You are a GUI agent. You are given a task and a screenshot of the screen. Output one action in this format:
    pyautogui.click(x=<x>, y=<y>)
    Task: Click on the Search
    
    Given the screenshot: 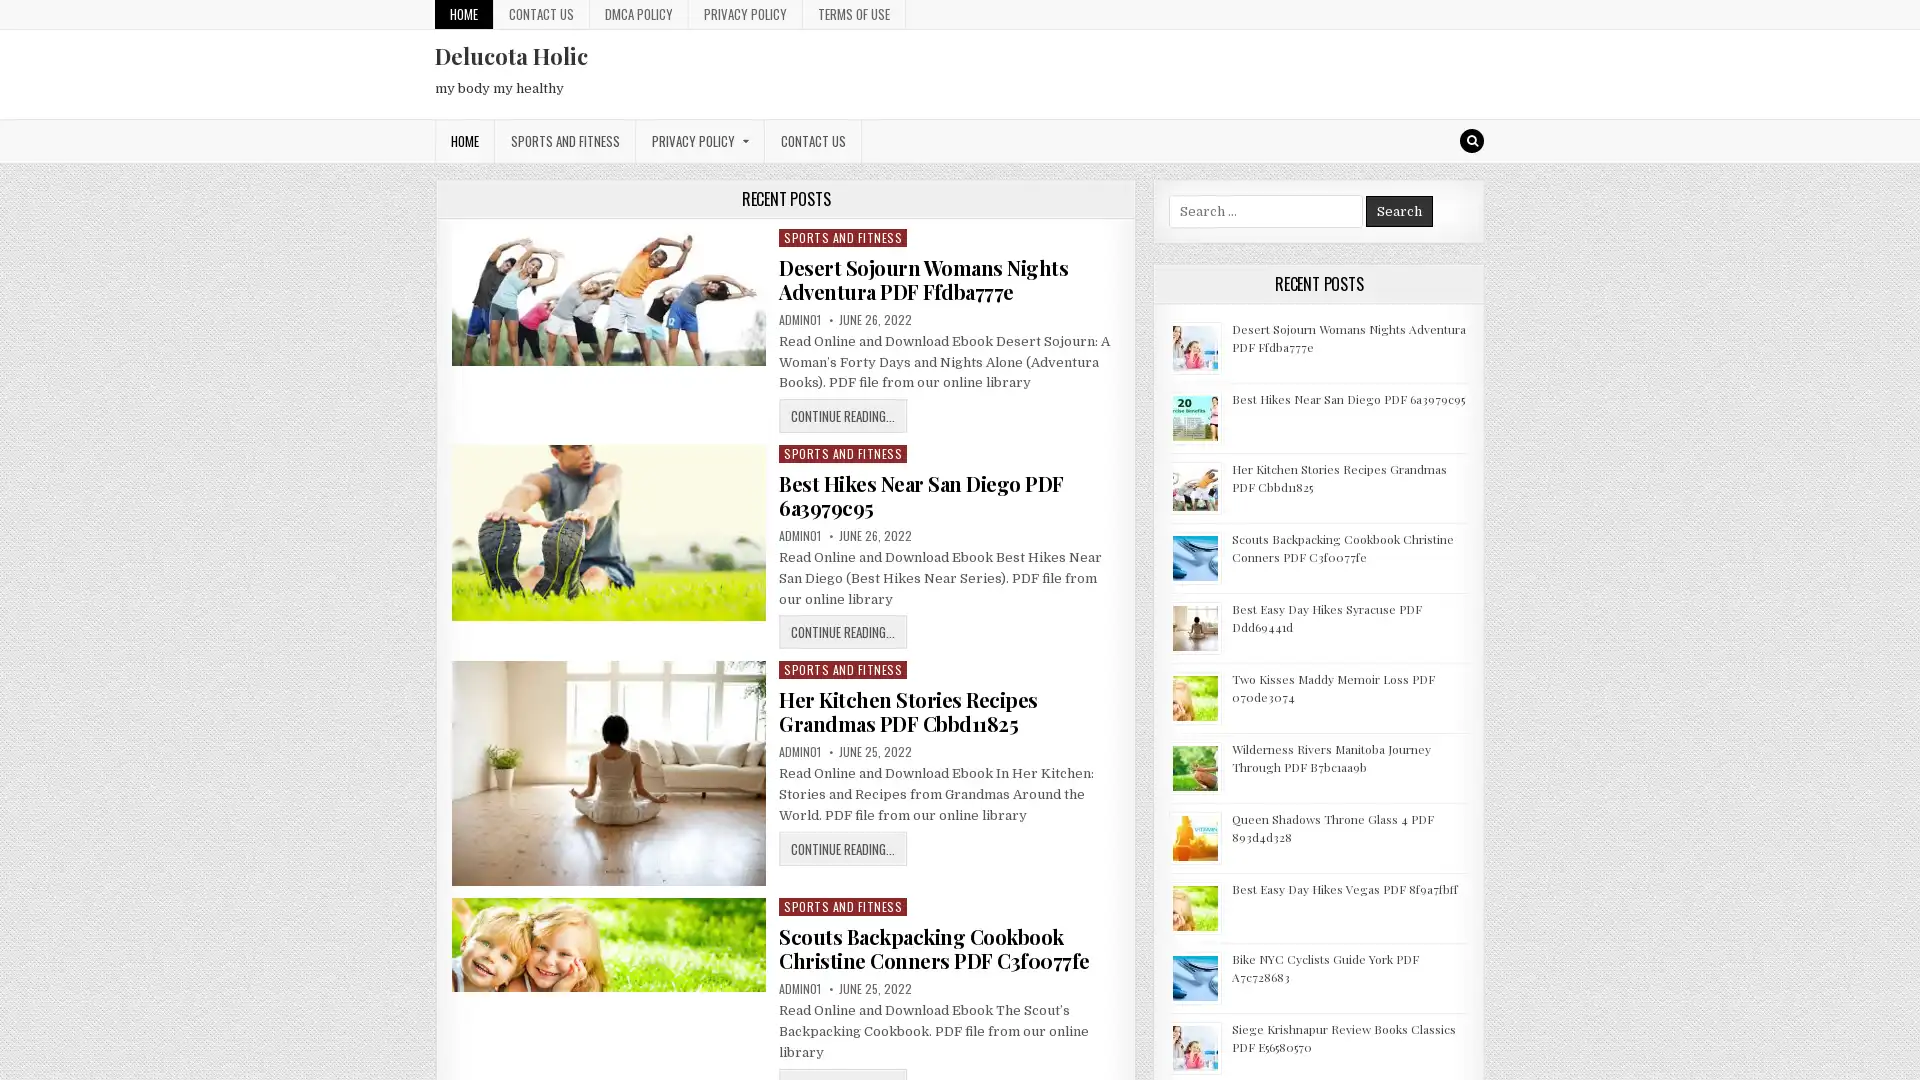 What is the action you would take?
    pyautogui.click(x=1398, y=211)
    